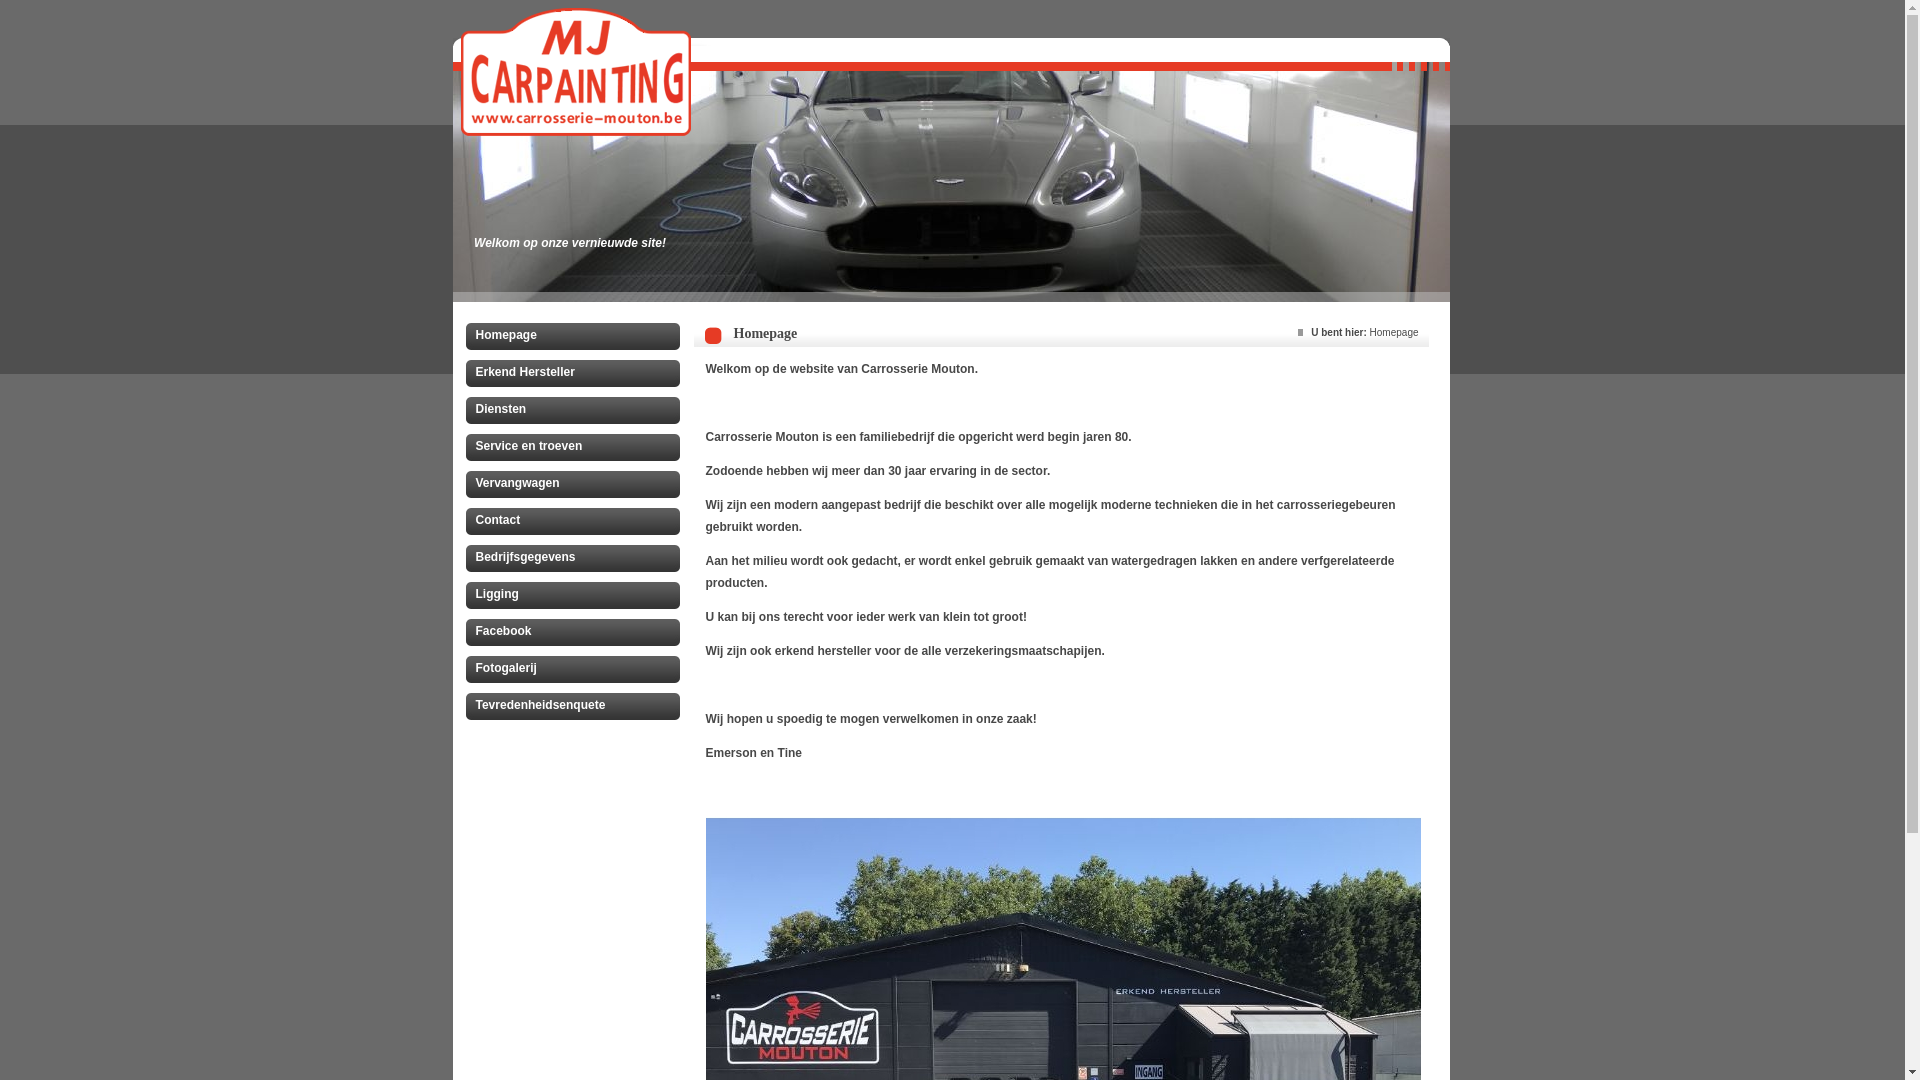 The width and height of the screenshot is (1920, 1080). Describe the element at coordinates (576, 596) in the screenshot. I see `'Ligging'` at that location.